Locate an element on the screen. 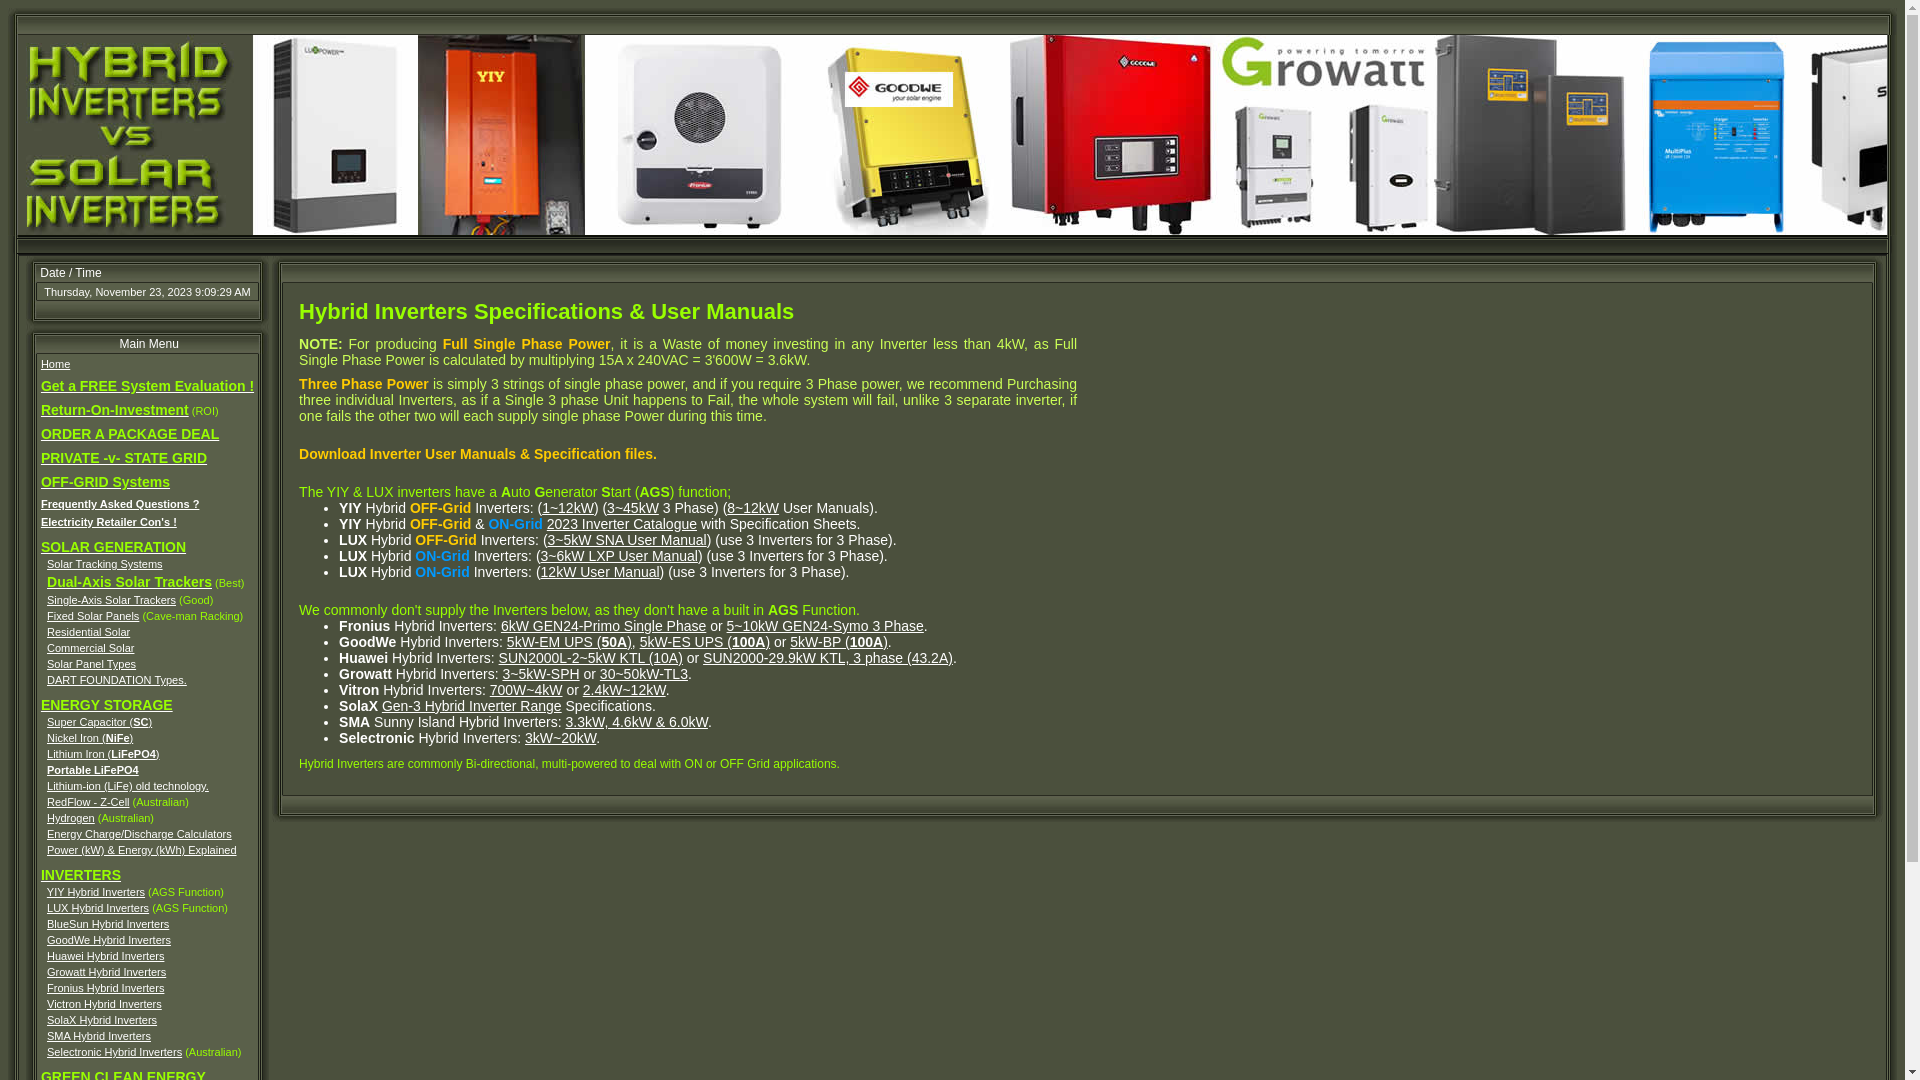 This screenshot has height=1080, width=1920. '2023 Inverter Catalogue' is located at coordinates (621, 523).